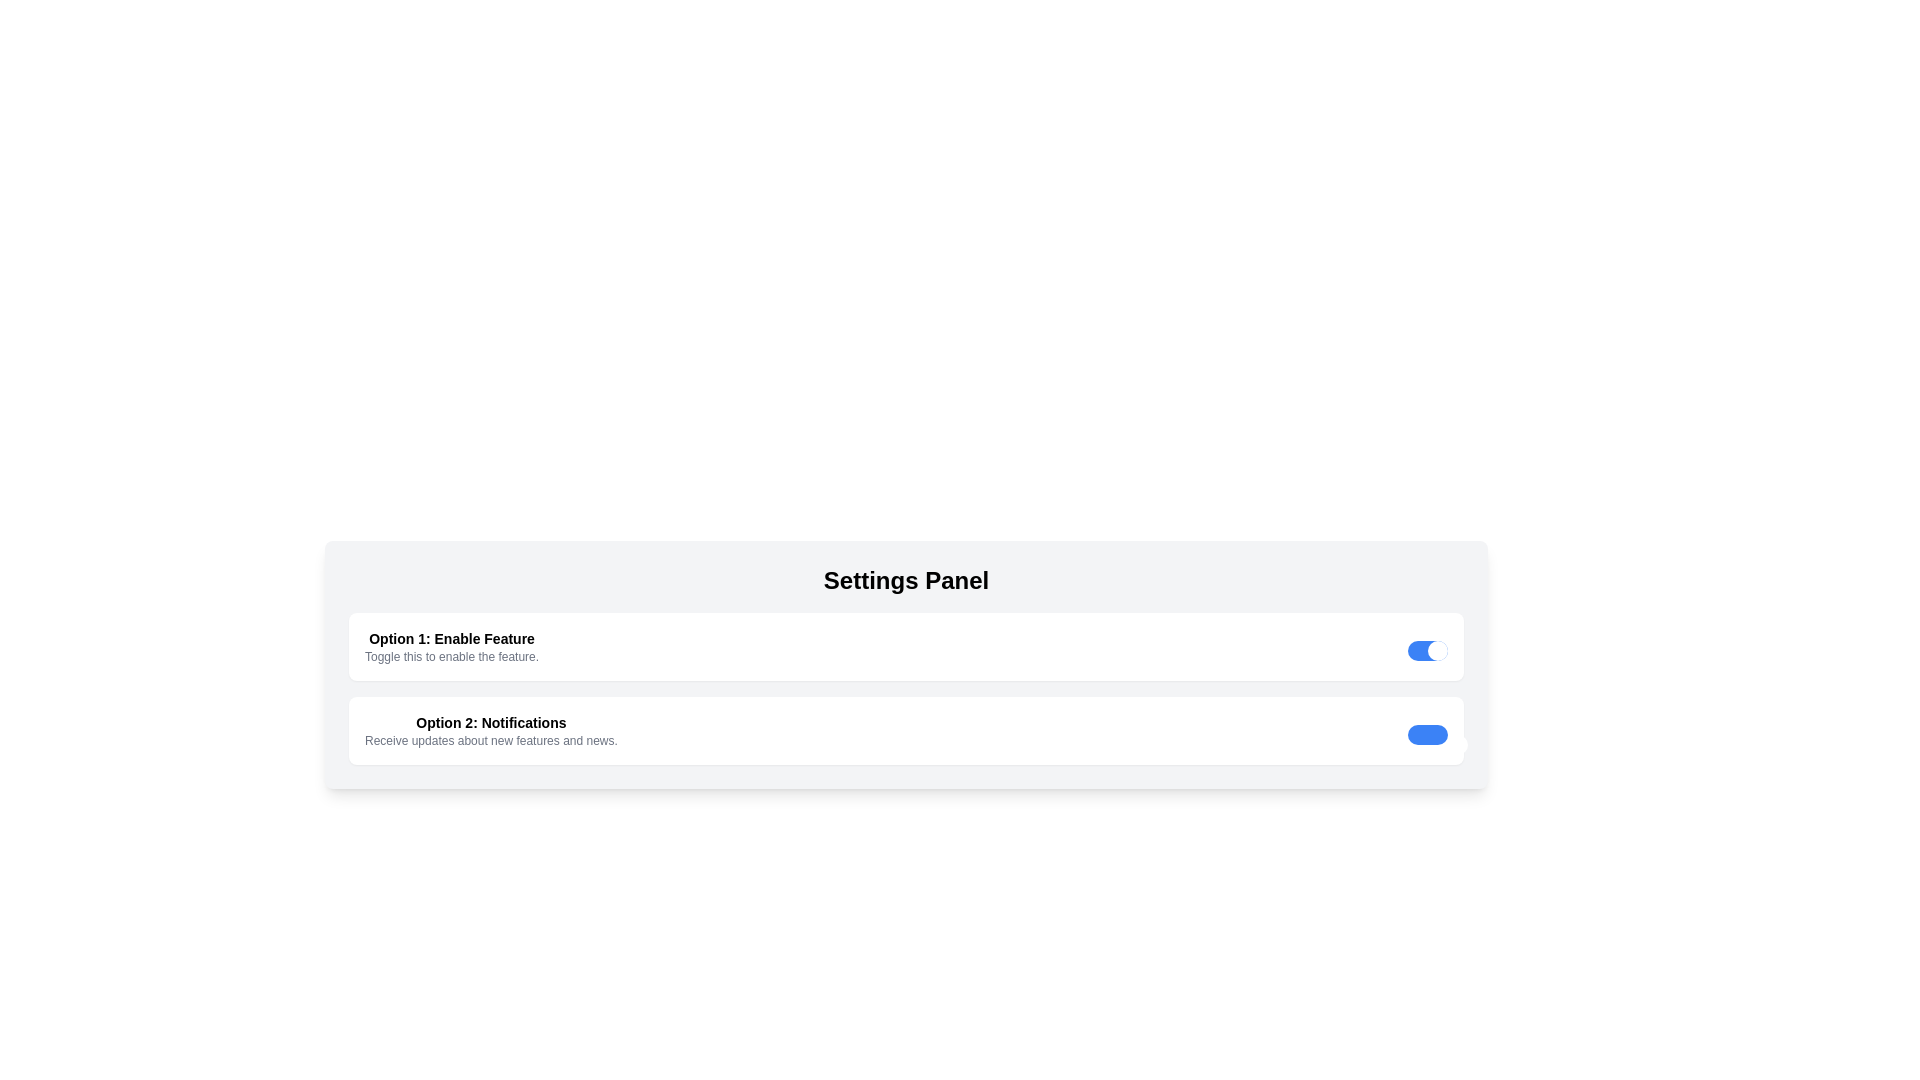 The height and width of the screenshot is (1080, 1920). What do you see at coordinates (905, 731) in the screenshot?
I see `the toggle switch for the settings option that manages notifications, located in the lower half of the settings panel` at bounding box center [905, 731].